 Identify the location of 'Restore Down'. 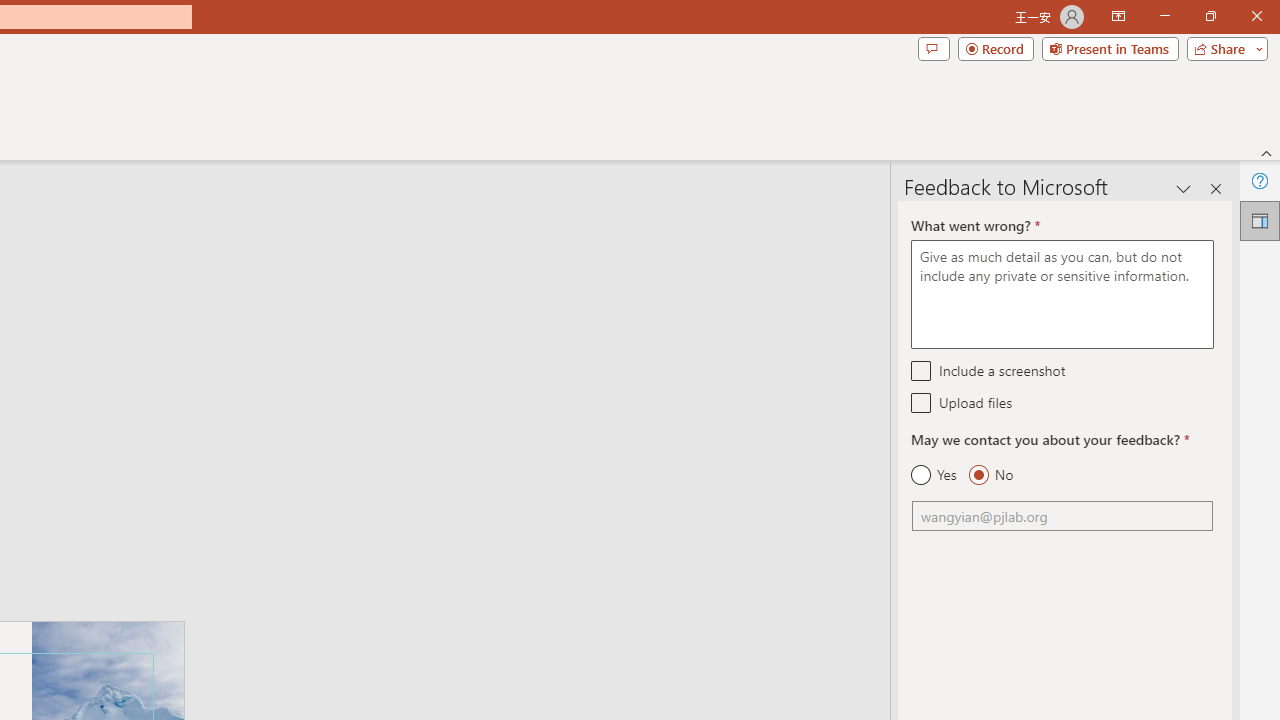
(1209, 16).